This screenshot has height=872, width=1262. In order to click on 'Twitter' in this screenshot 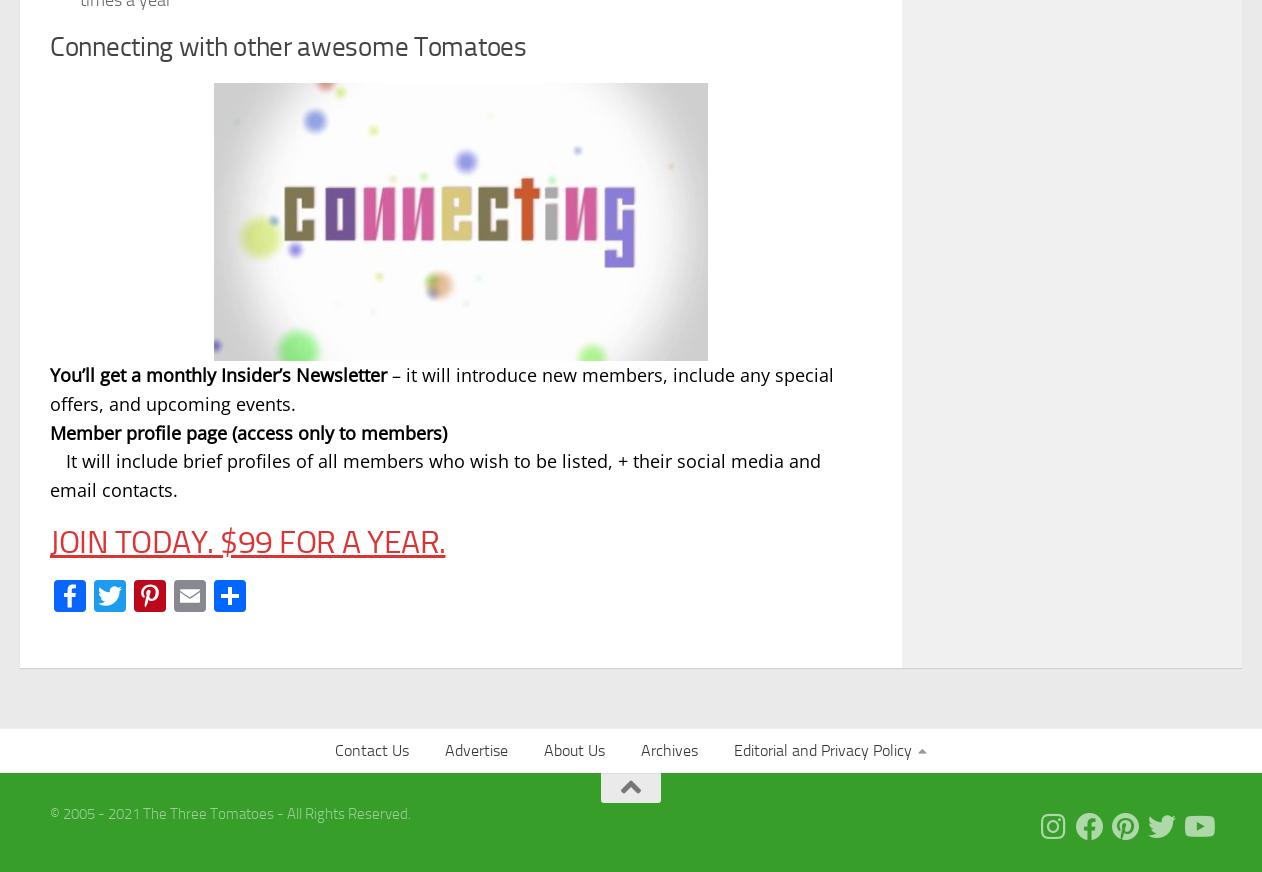, I will do `click(173, 594)`.